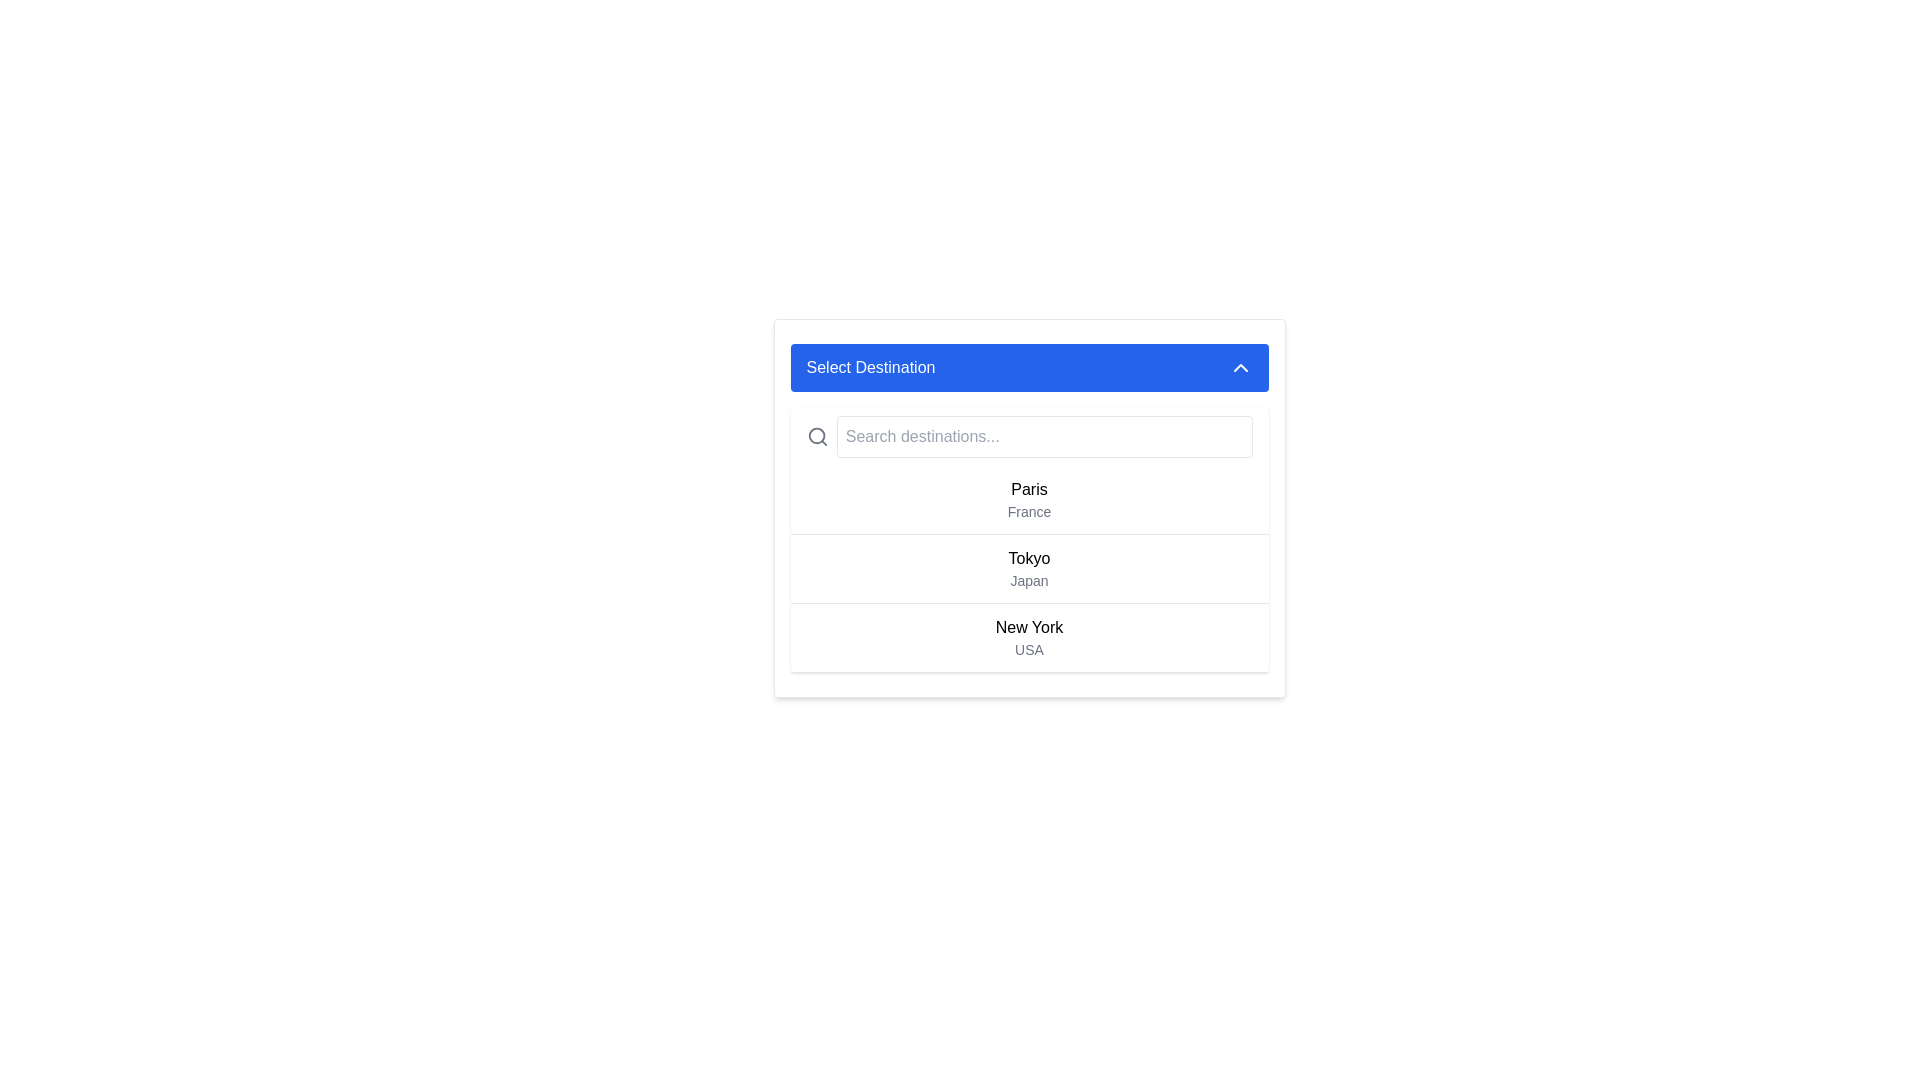 The image size is (1920, 1080). Describe the element at coordinates (1029, 650) in the screenshot. I see `the text label element displaying the country corresponding to 'New York' within the 'Select Destination' dropdown list` at that location.